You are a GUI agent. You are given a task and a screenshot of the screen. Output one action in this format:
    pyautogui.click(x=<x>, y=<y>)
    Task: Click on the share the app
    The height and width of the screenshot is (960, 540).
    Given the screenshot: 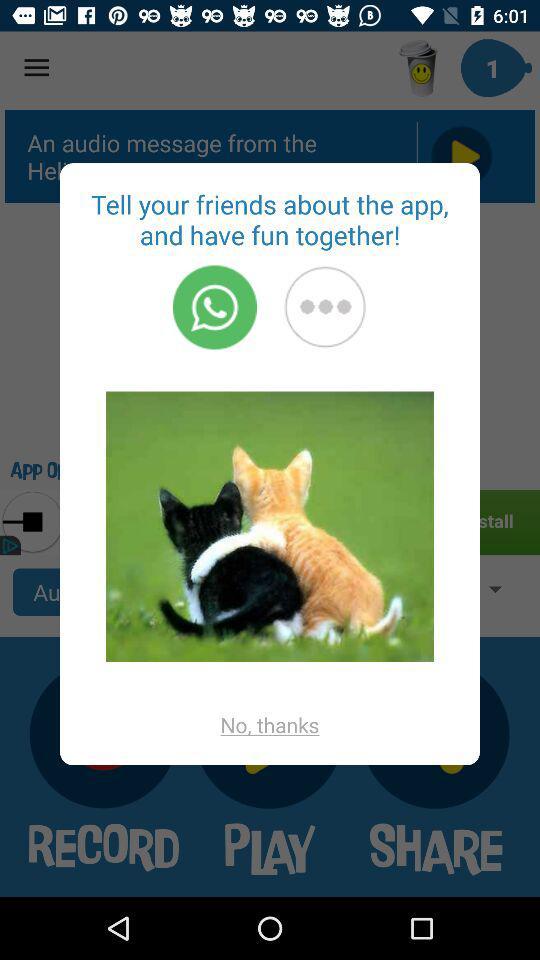 What is the action you would take?
    pyautogui.click(x=325, y=307)
    